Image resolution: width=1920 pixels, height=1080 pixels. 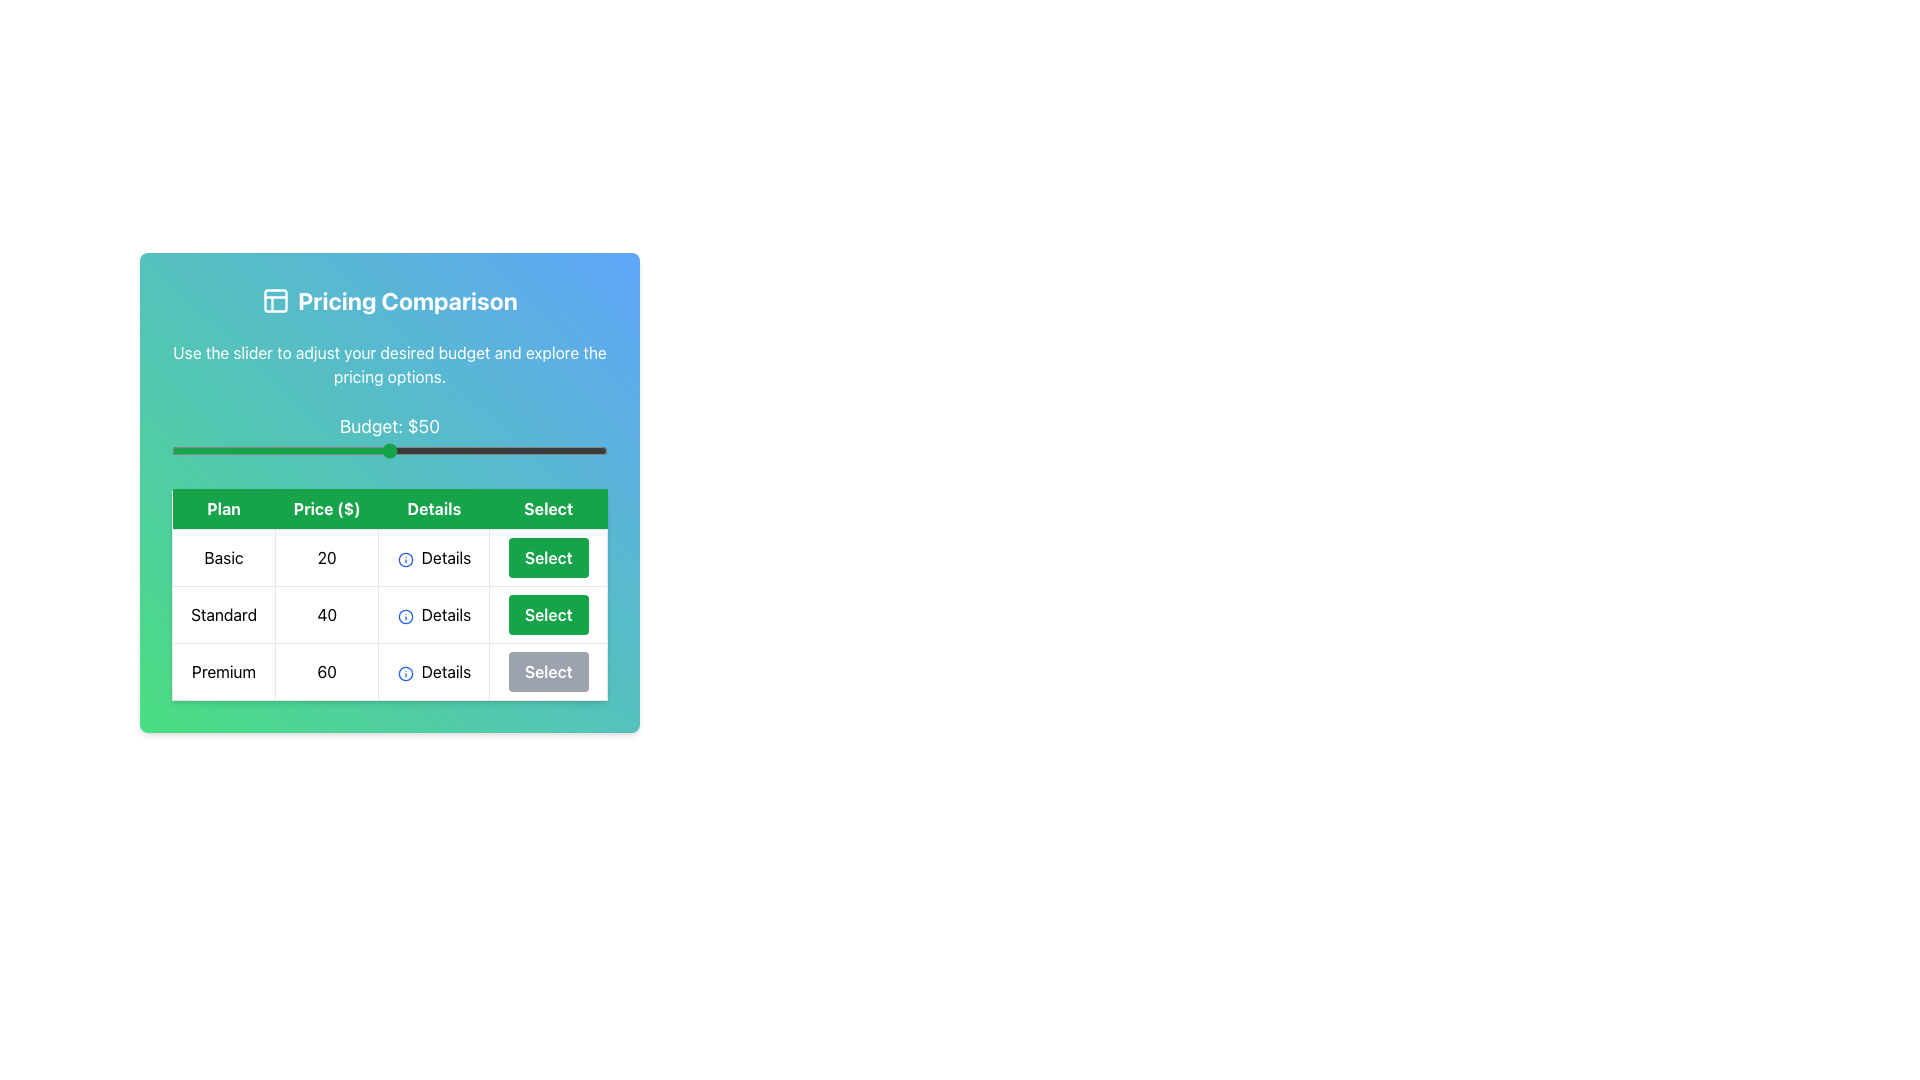 I want to click on the budget, so click(x=293, y=451).